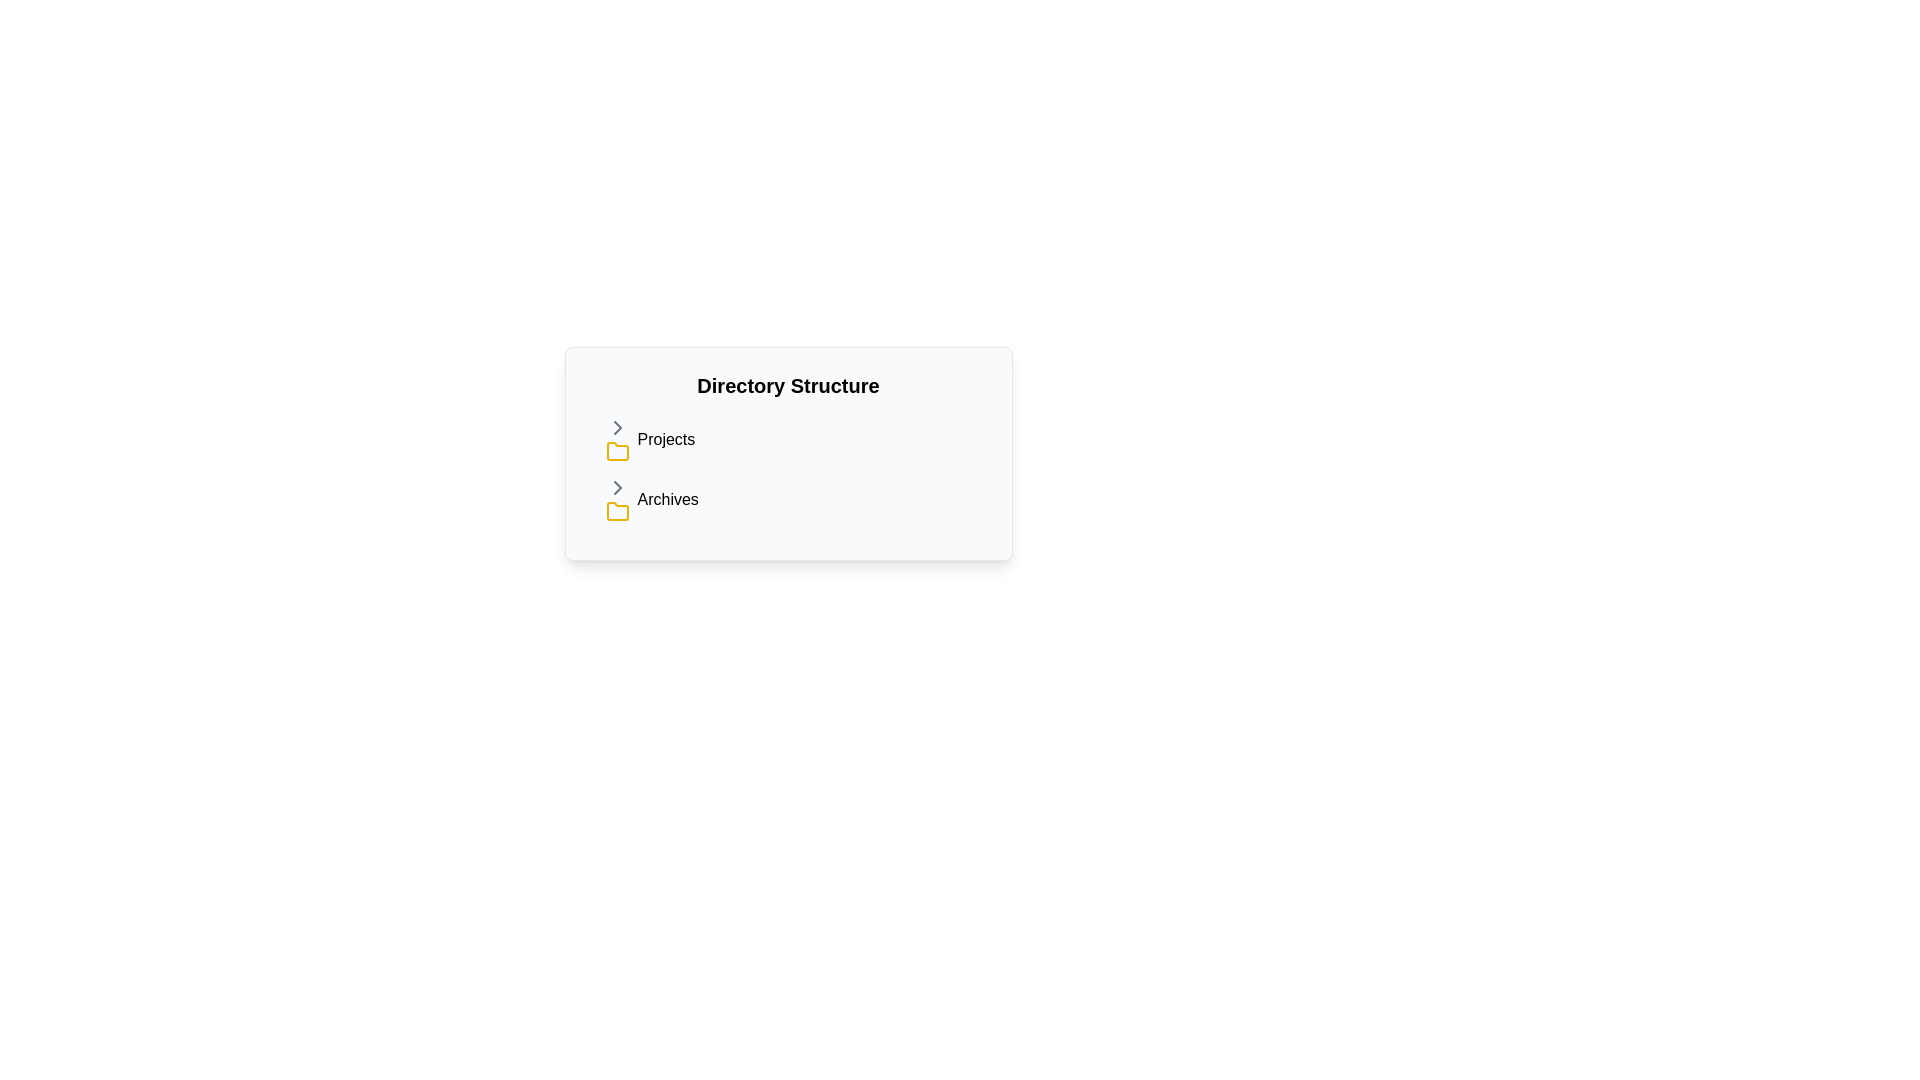 This screenshot has height=1080, width=1920. What do you see at coordinates (616, 488) in the screenshot?
I see `the right chevron icon for the 'Archives' folder to trigger a visual change` at bounding box center [616, 488].